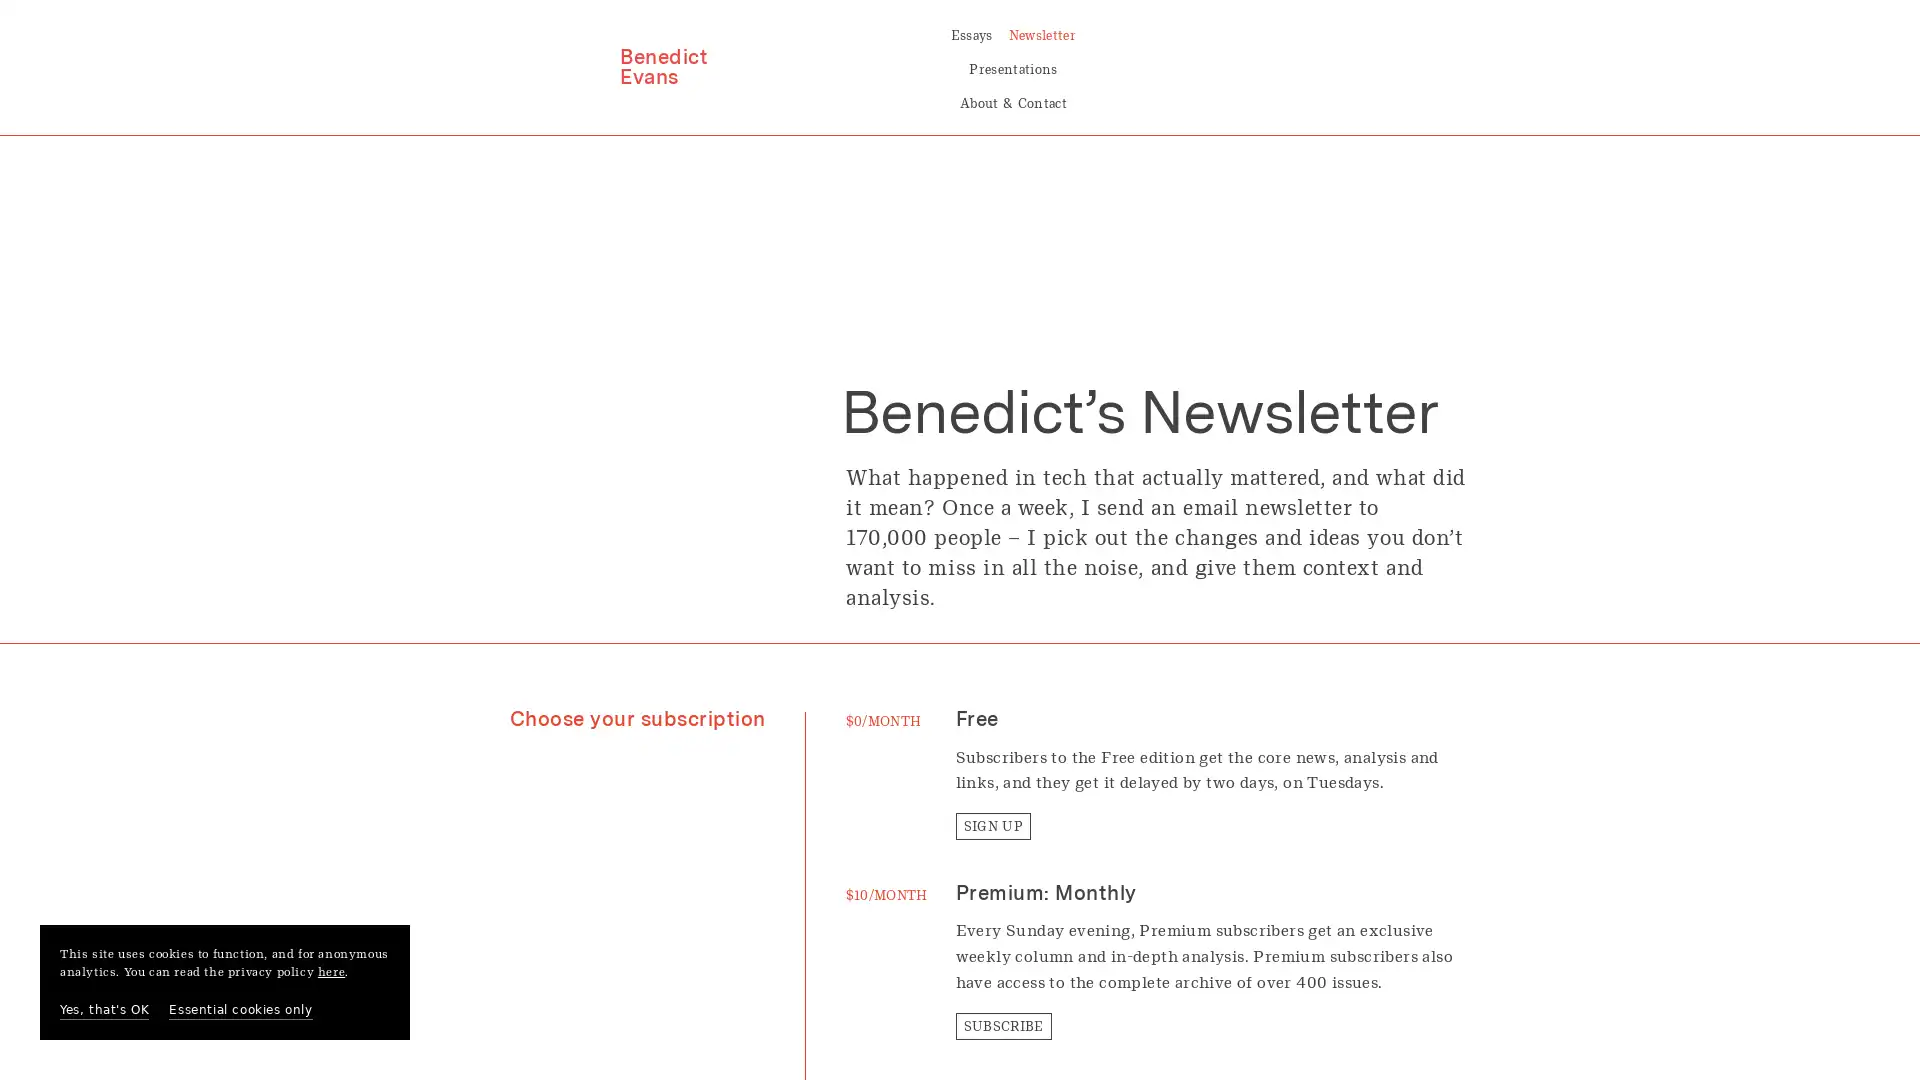 This screenshot has width=1920, height=1080. I want to click on SIGN UP, so click(992, 760).